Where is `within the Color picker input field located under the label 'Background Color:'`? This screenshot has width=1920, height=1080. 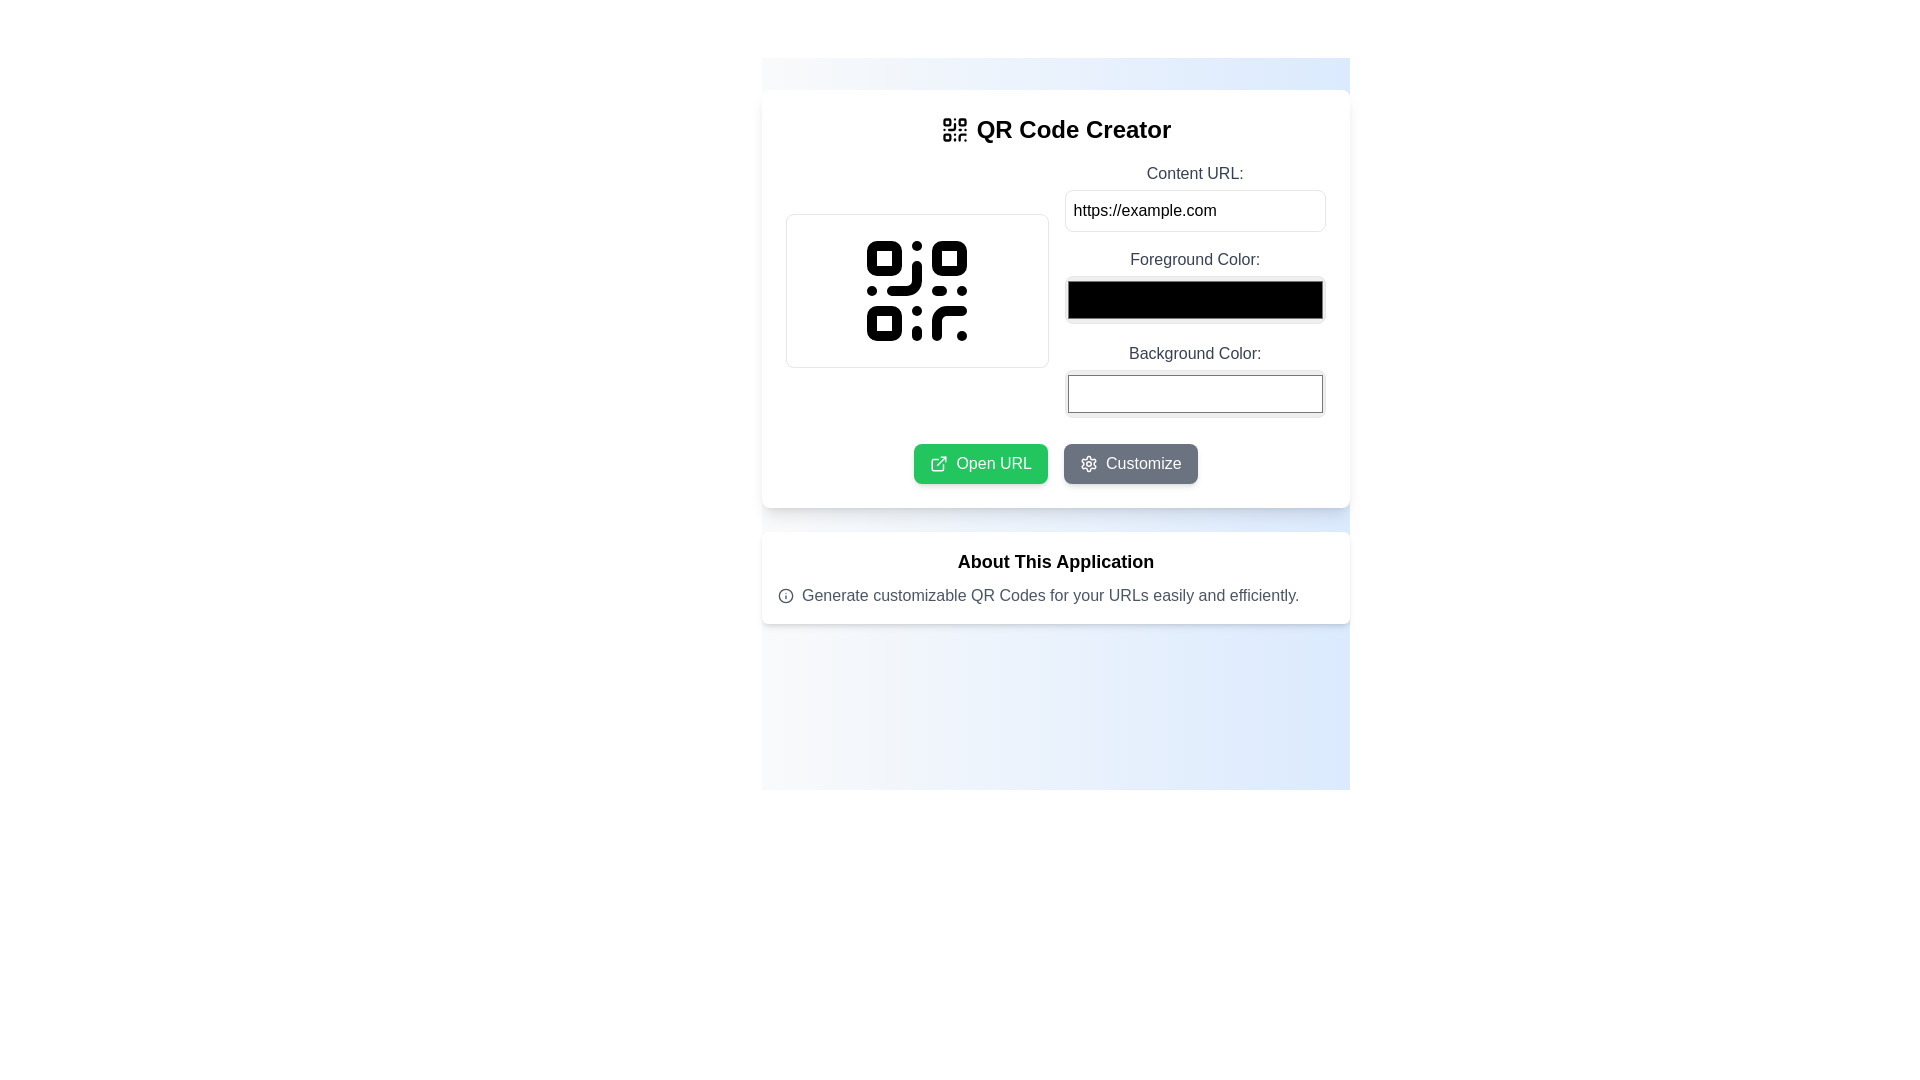
within the Color picker input field located under the label 'Background Color:' is located at coordinates (1195, 393).